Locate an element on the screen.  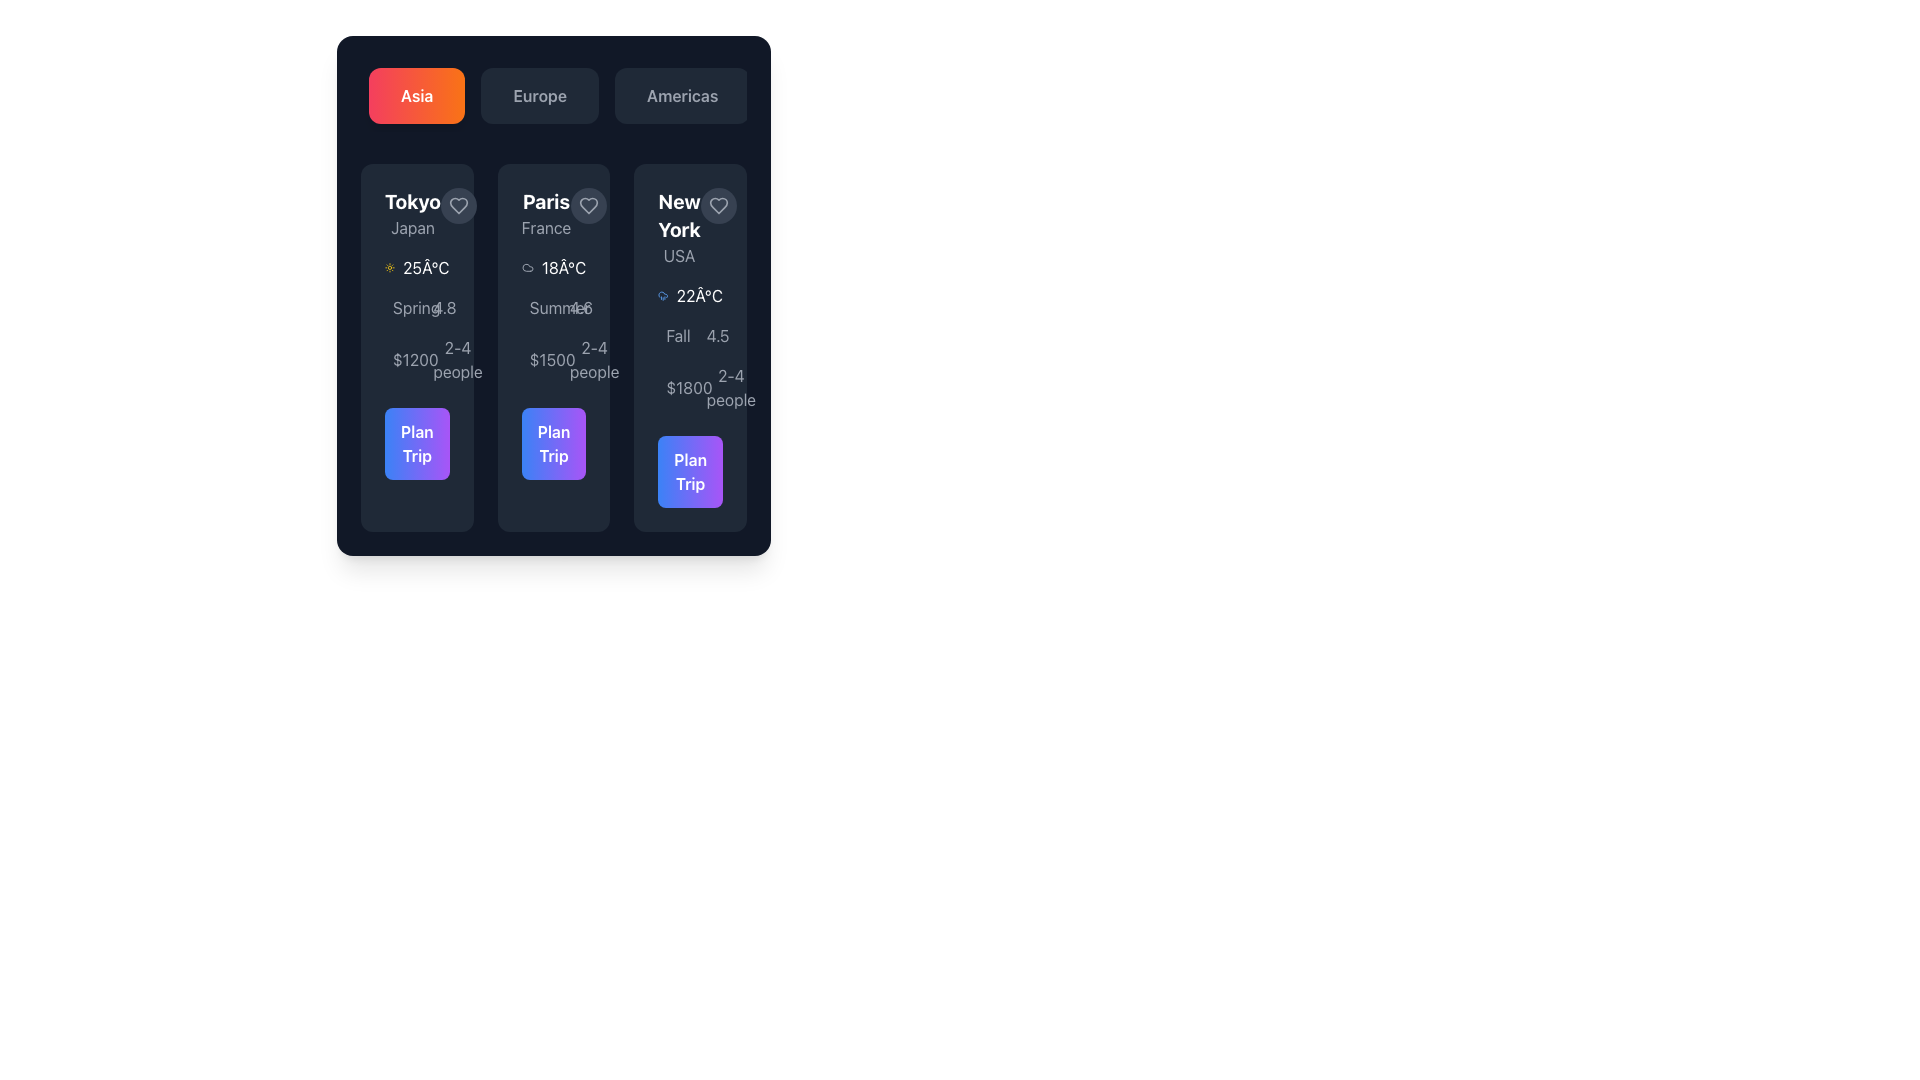
the cloudy weather icon located to the immediate left of the temperature text '18Â°C' within the weather information panel for Paris is located at coordinates (527, 266).